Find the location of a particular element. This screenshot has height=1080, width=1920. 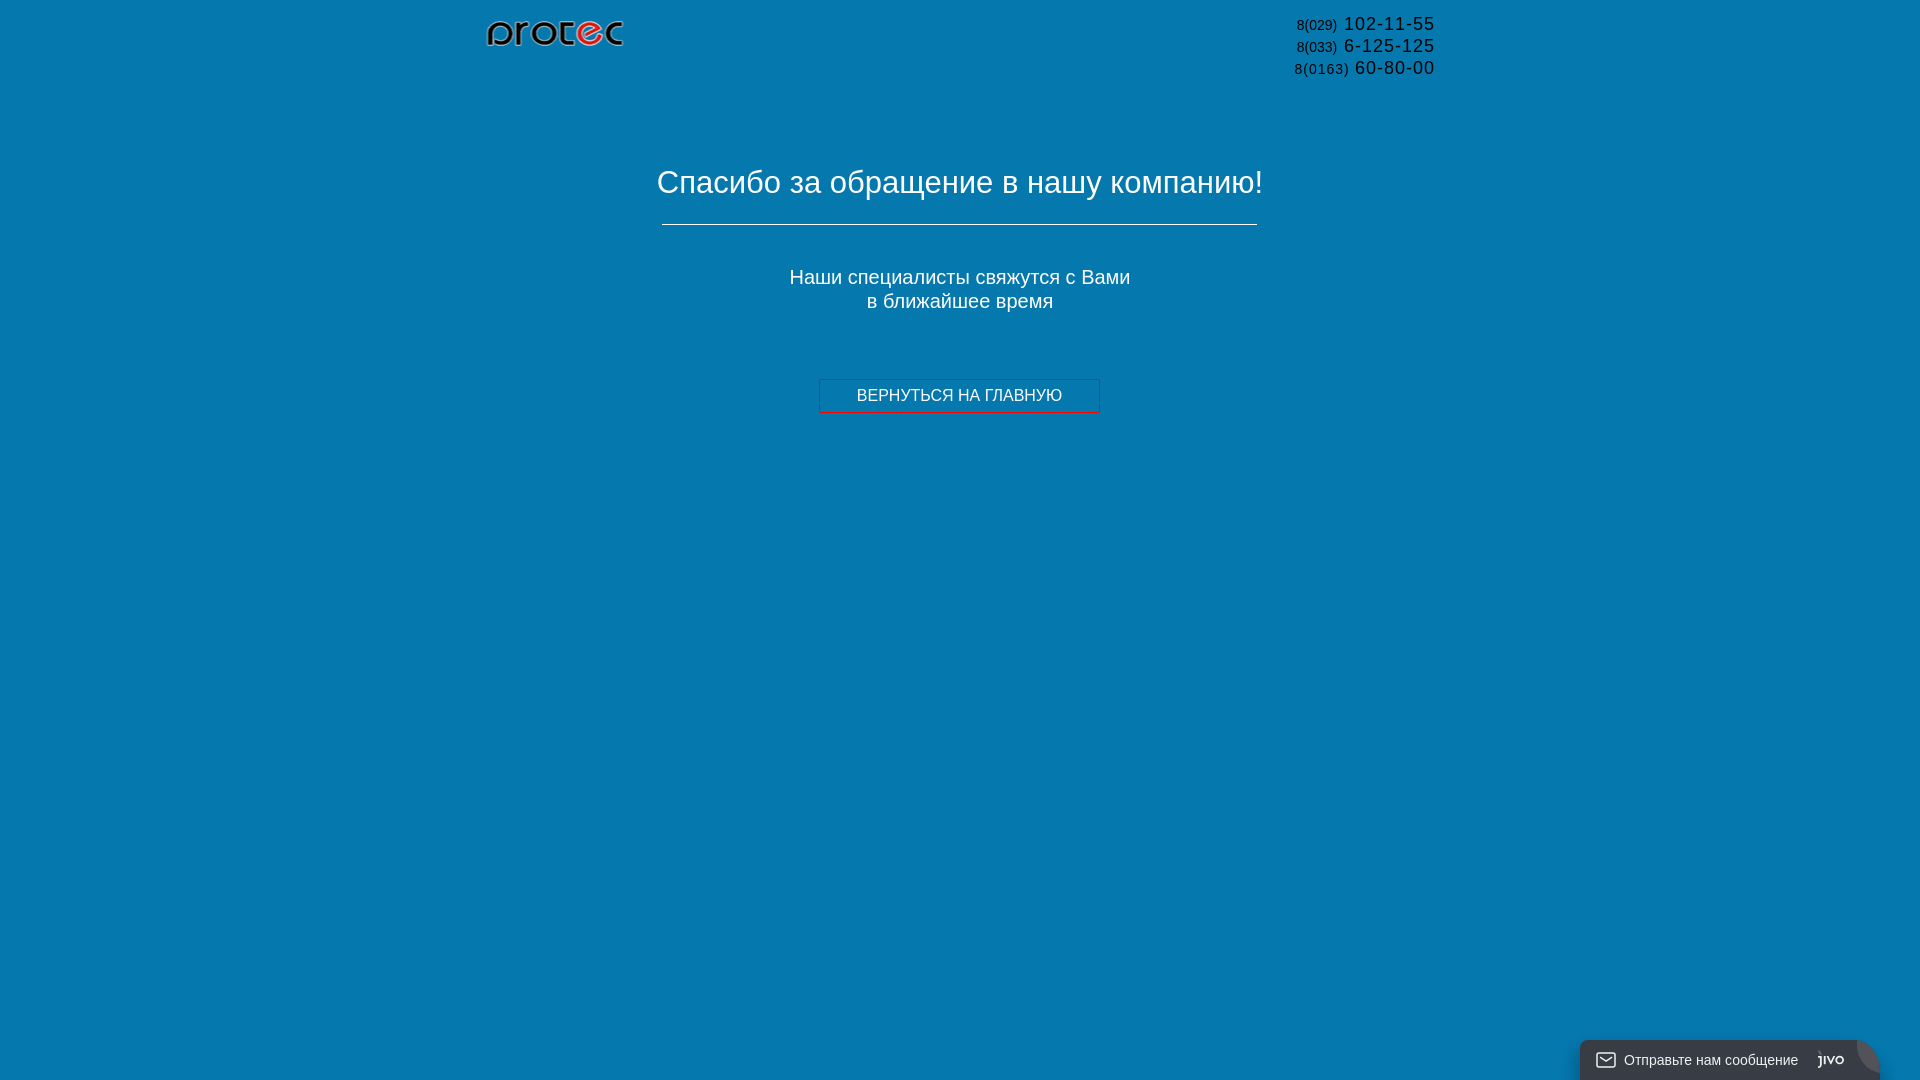

'8(029)  102-11-55' is located at coordinates (1296, 24).